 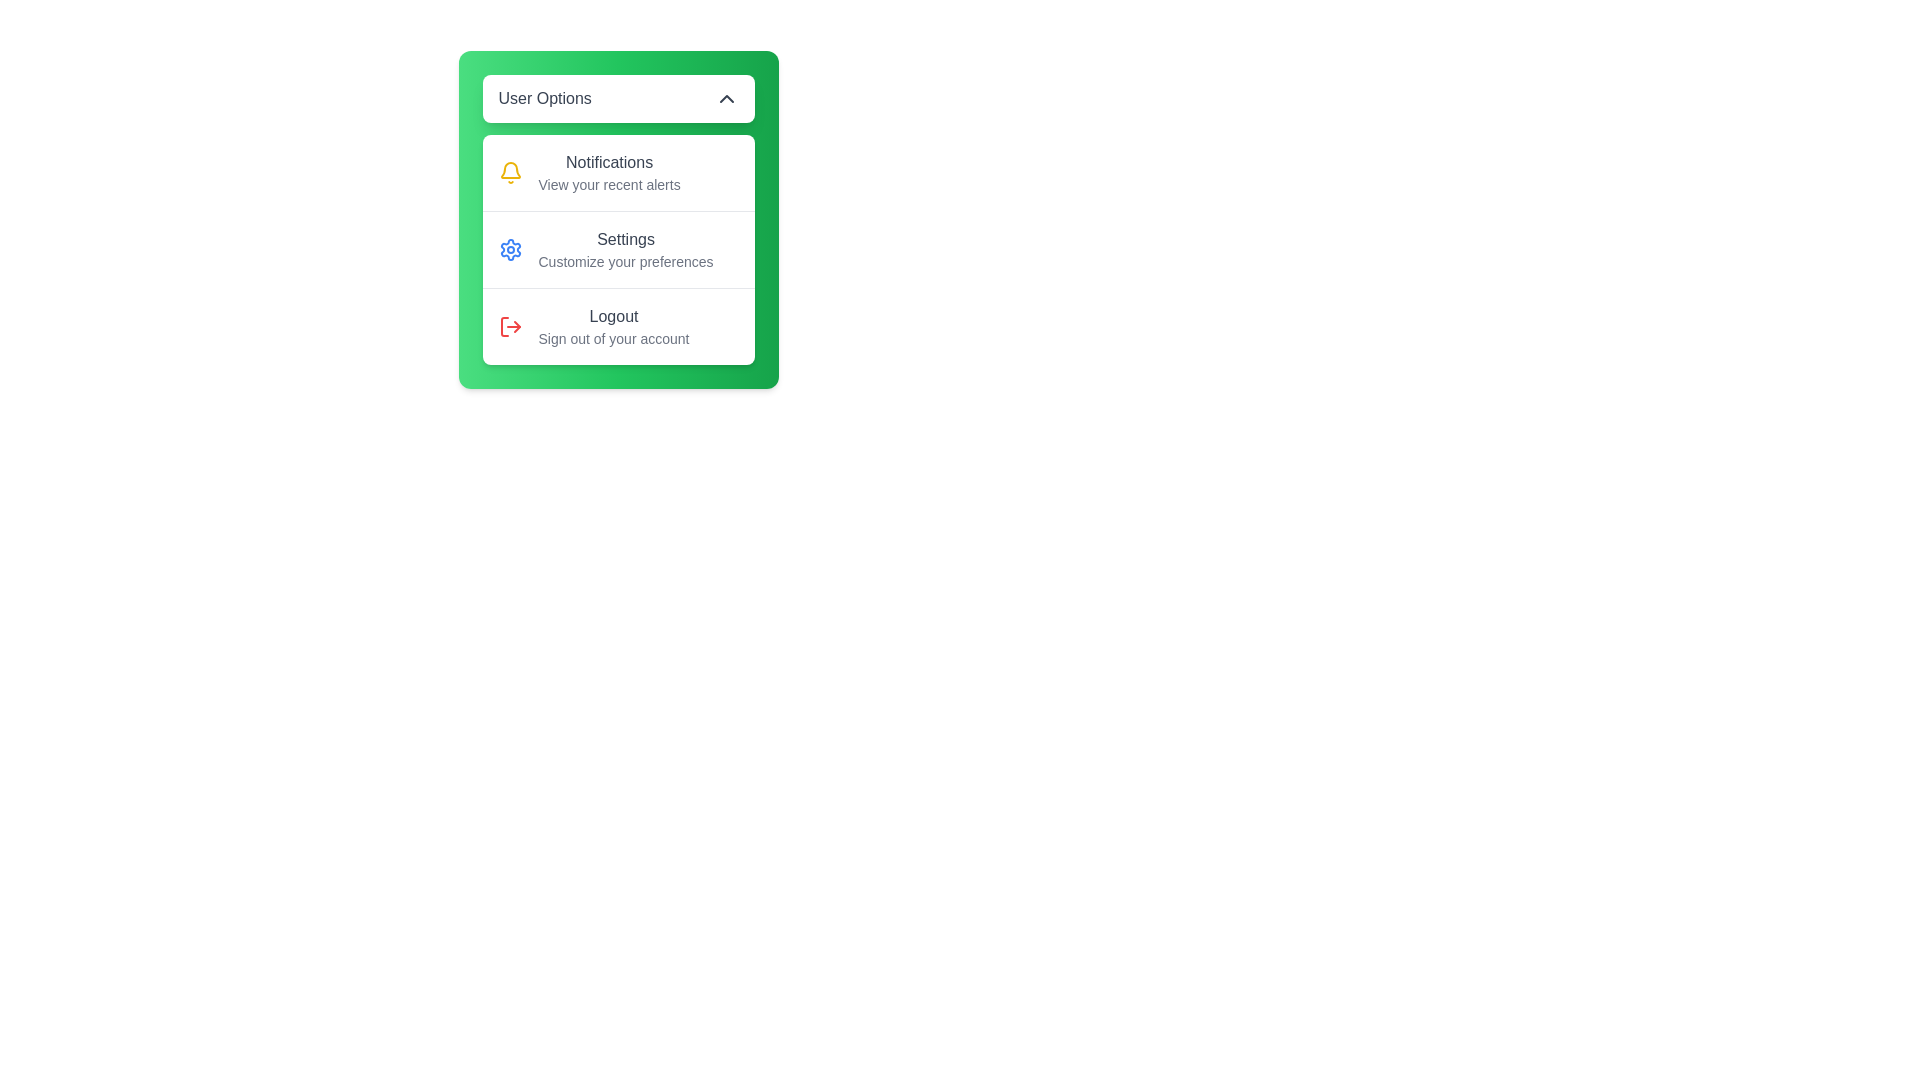 I want to click on the settings icon located to the left within the 'Settings' option in the 'User Options' dropdown menu, so click(x=510, y=249).